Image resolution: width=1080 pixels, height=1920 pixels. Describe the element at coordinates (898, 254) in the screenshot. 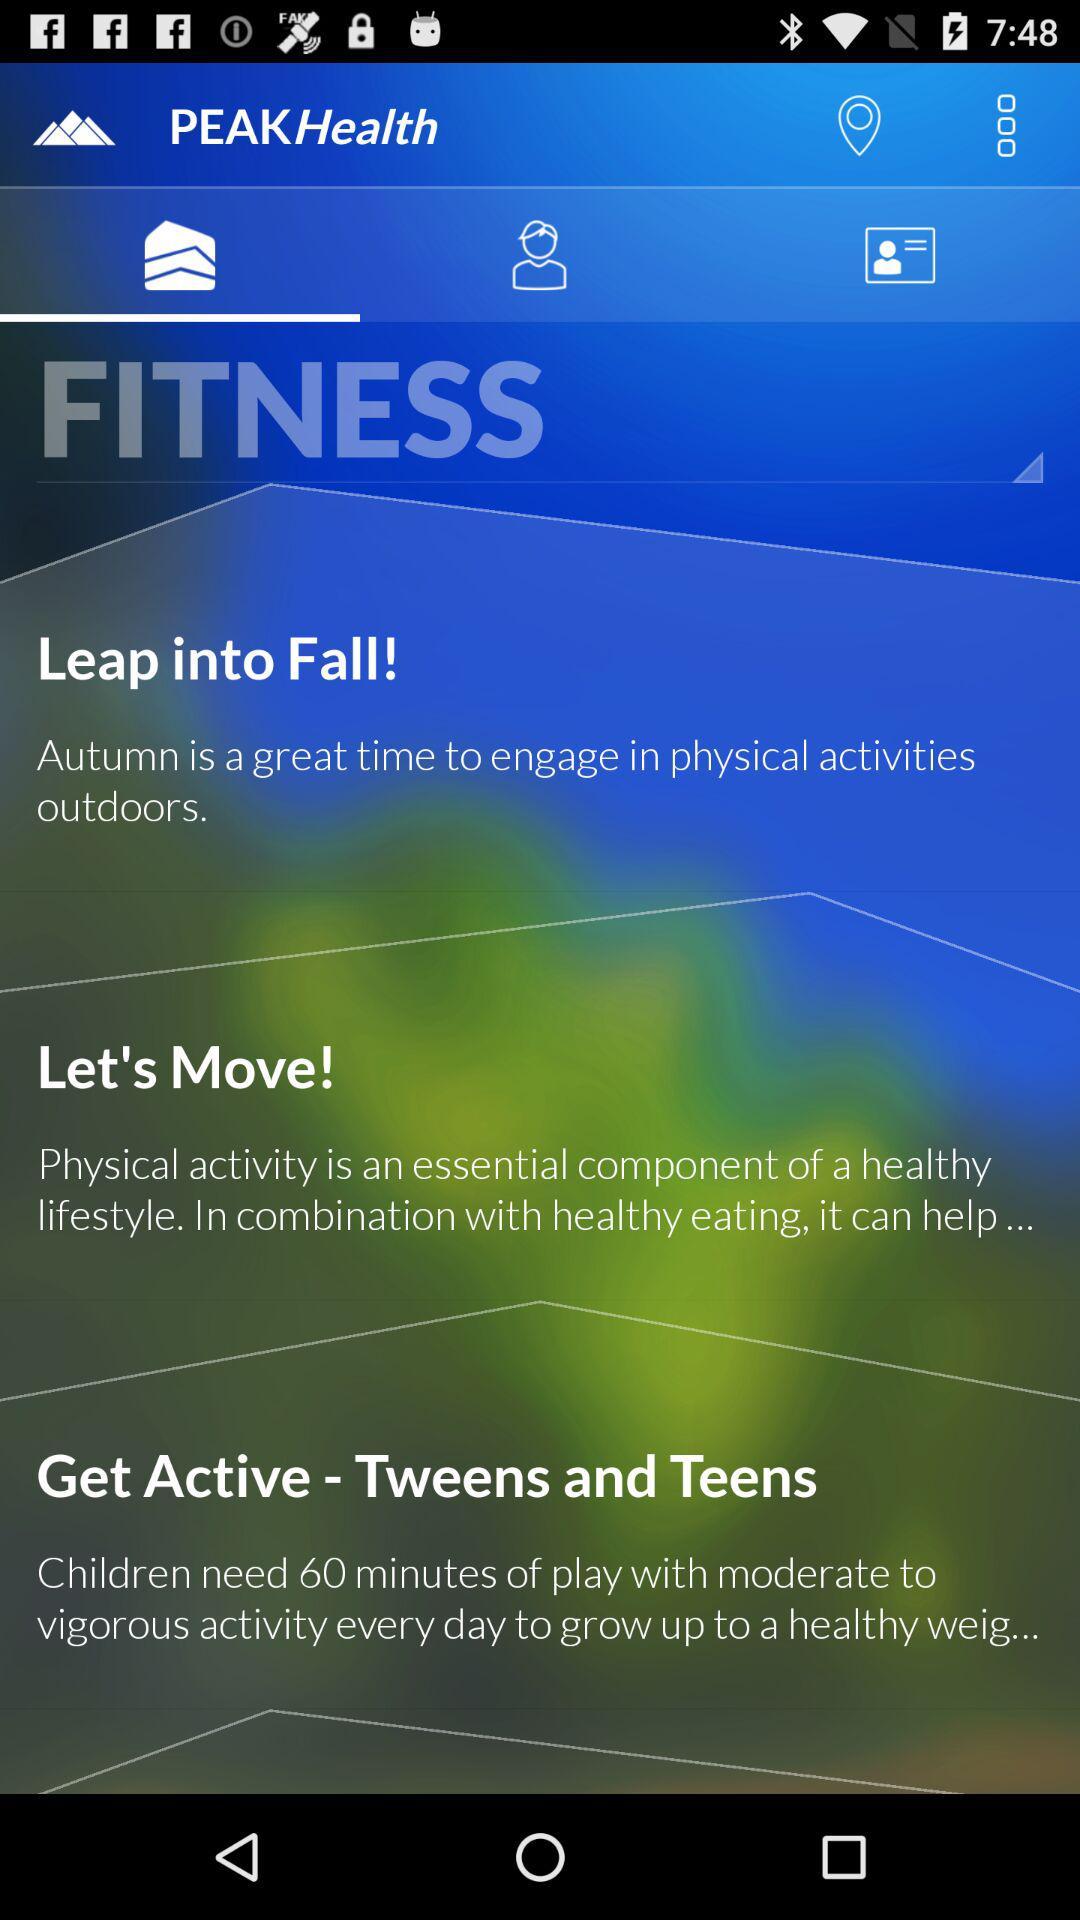

I see `show personal information` at that location.